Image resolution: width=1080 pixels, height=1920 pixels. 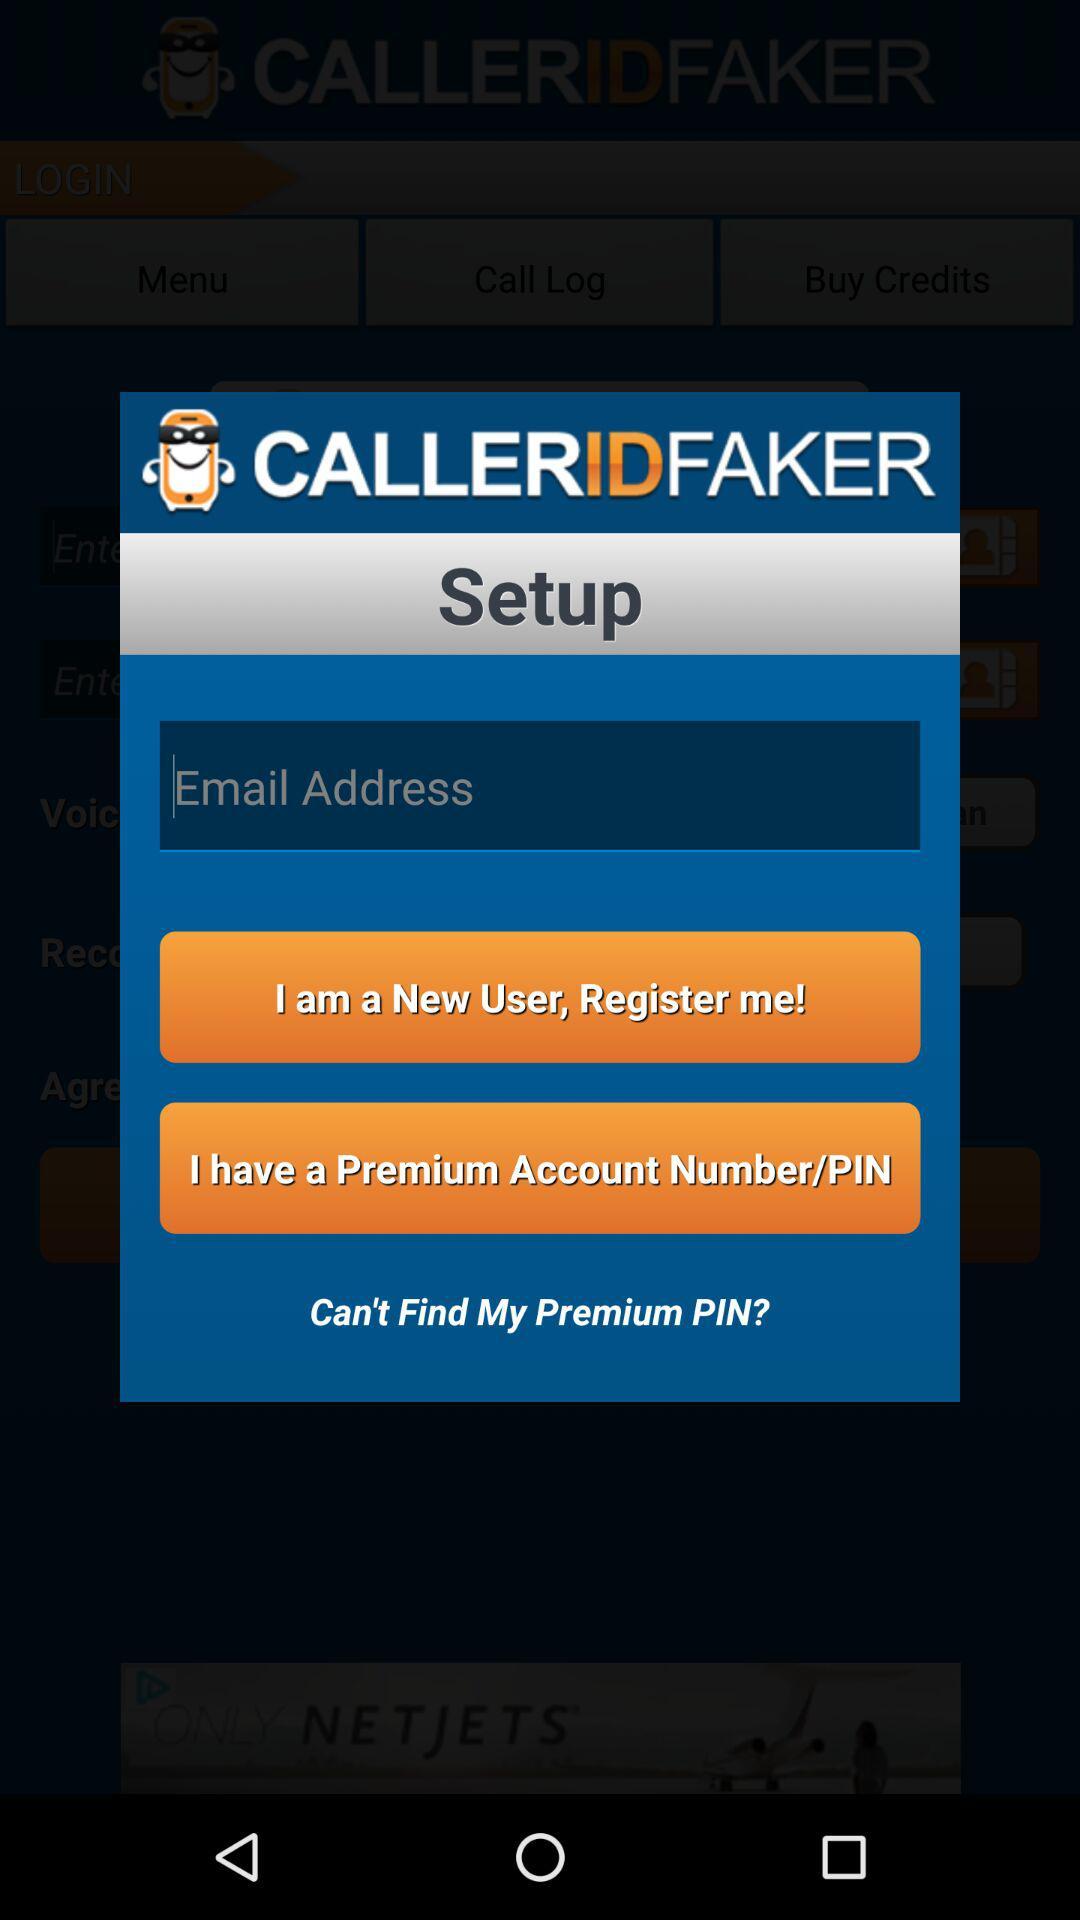 I want to click on the setup item, so click(x=540, y=593).